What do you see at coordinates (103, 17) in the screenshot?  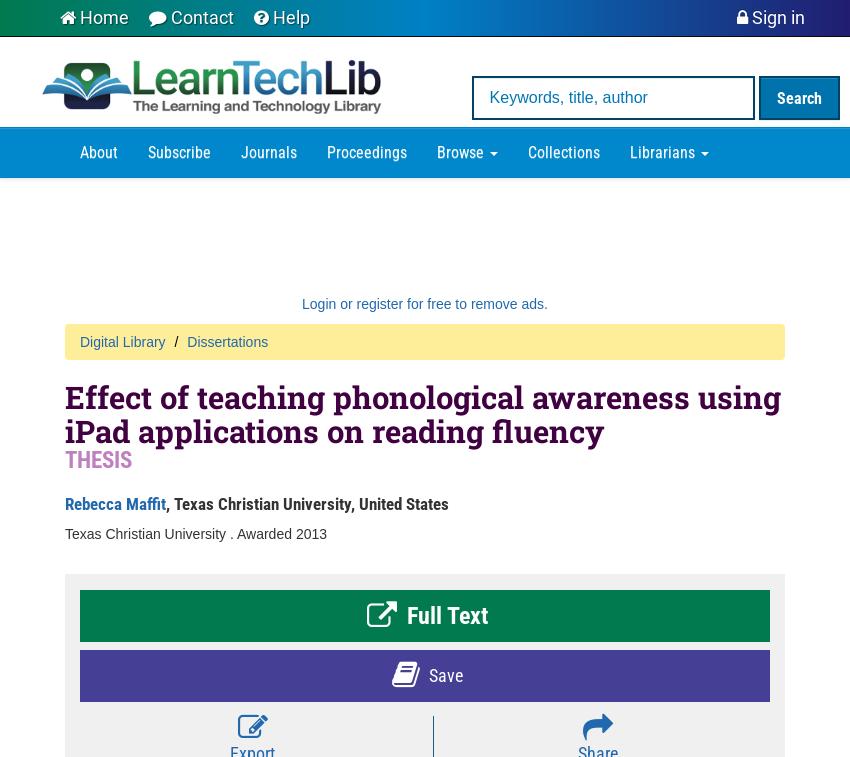 I see `'Home'` at bounding box center [103, 17].